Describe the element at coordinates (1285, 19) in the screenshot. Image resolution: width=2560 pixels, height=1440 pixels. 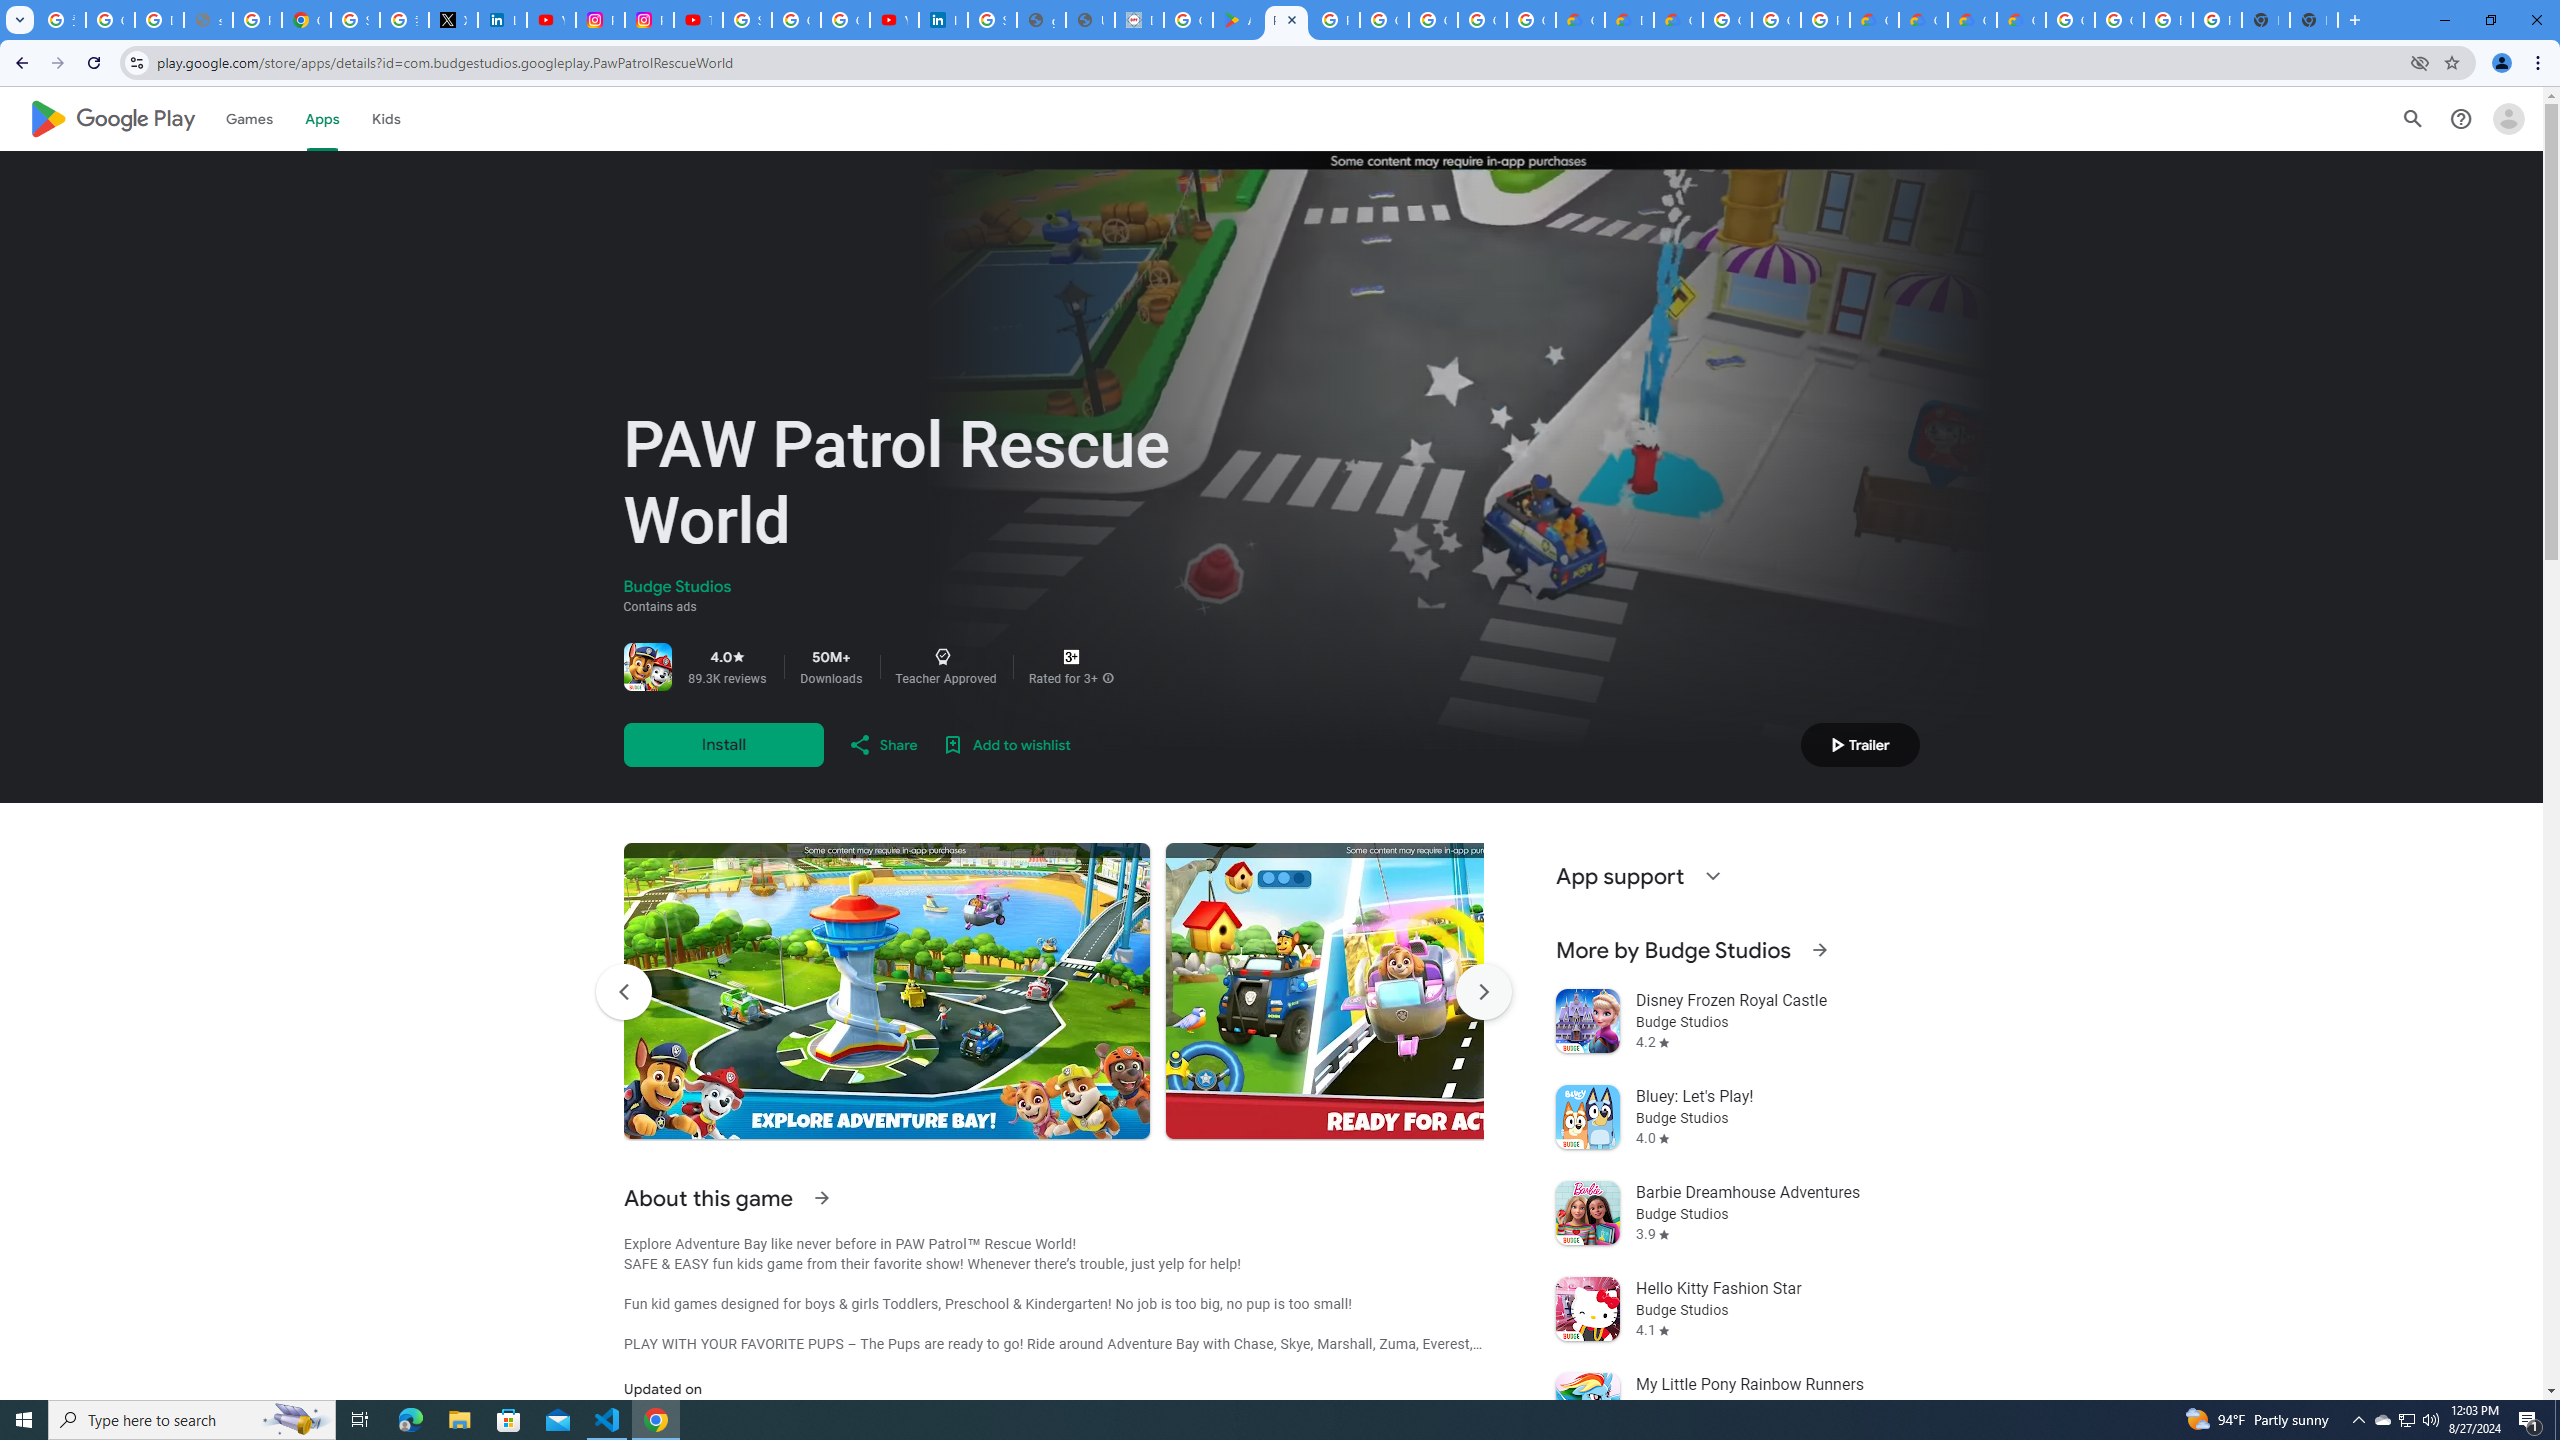
I see `'PAW Patrol Rescue World - Apps on Google Play'` at that location.